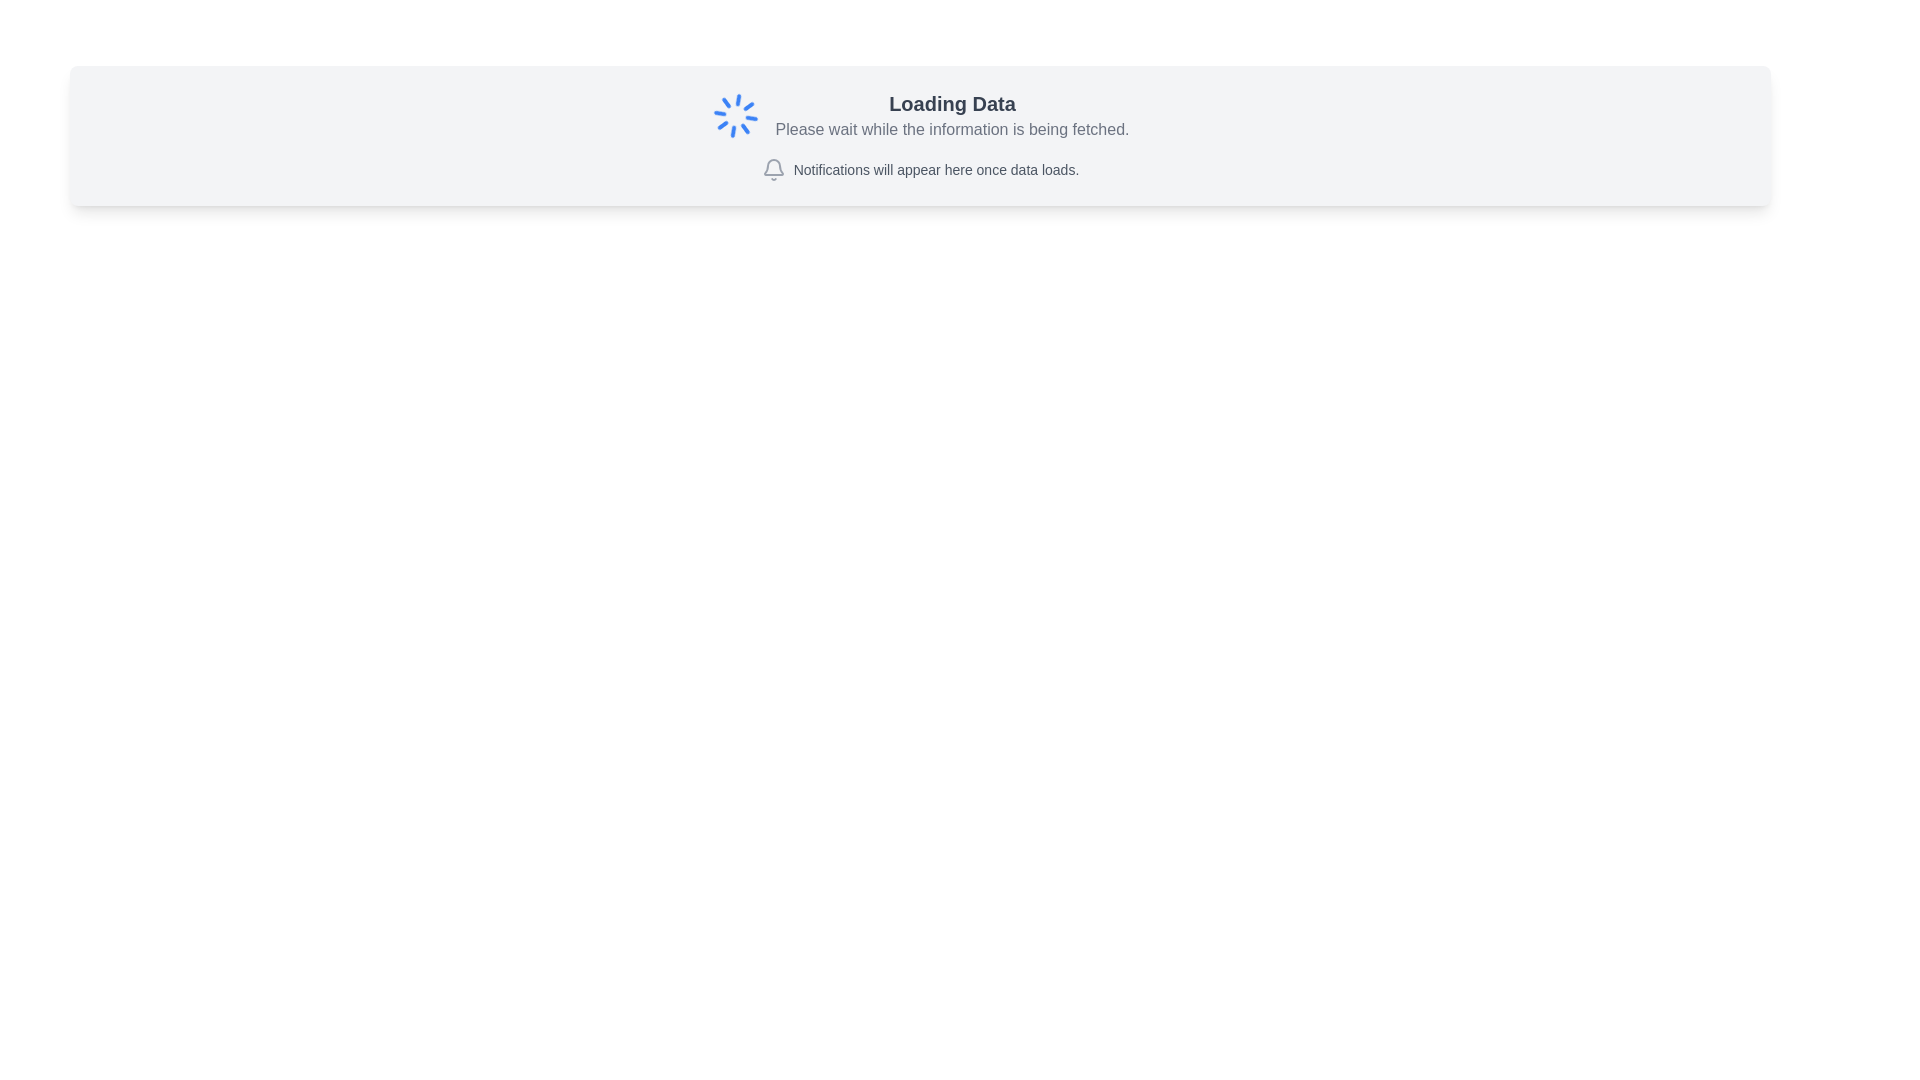 The width and height of the screenshot is (1920, 1080). I want to click on the static text displaying 'Please wait while the information is being fetched.' which is located below the 'Loading Data' header, so click(951, 130).